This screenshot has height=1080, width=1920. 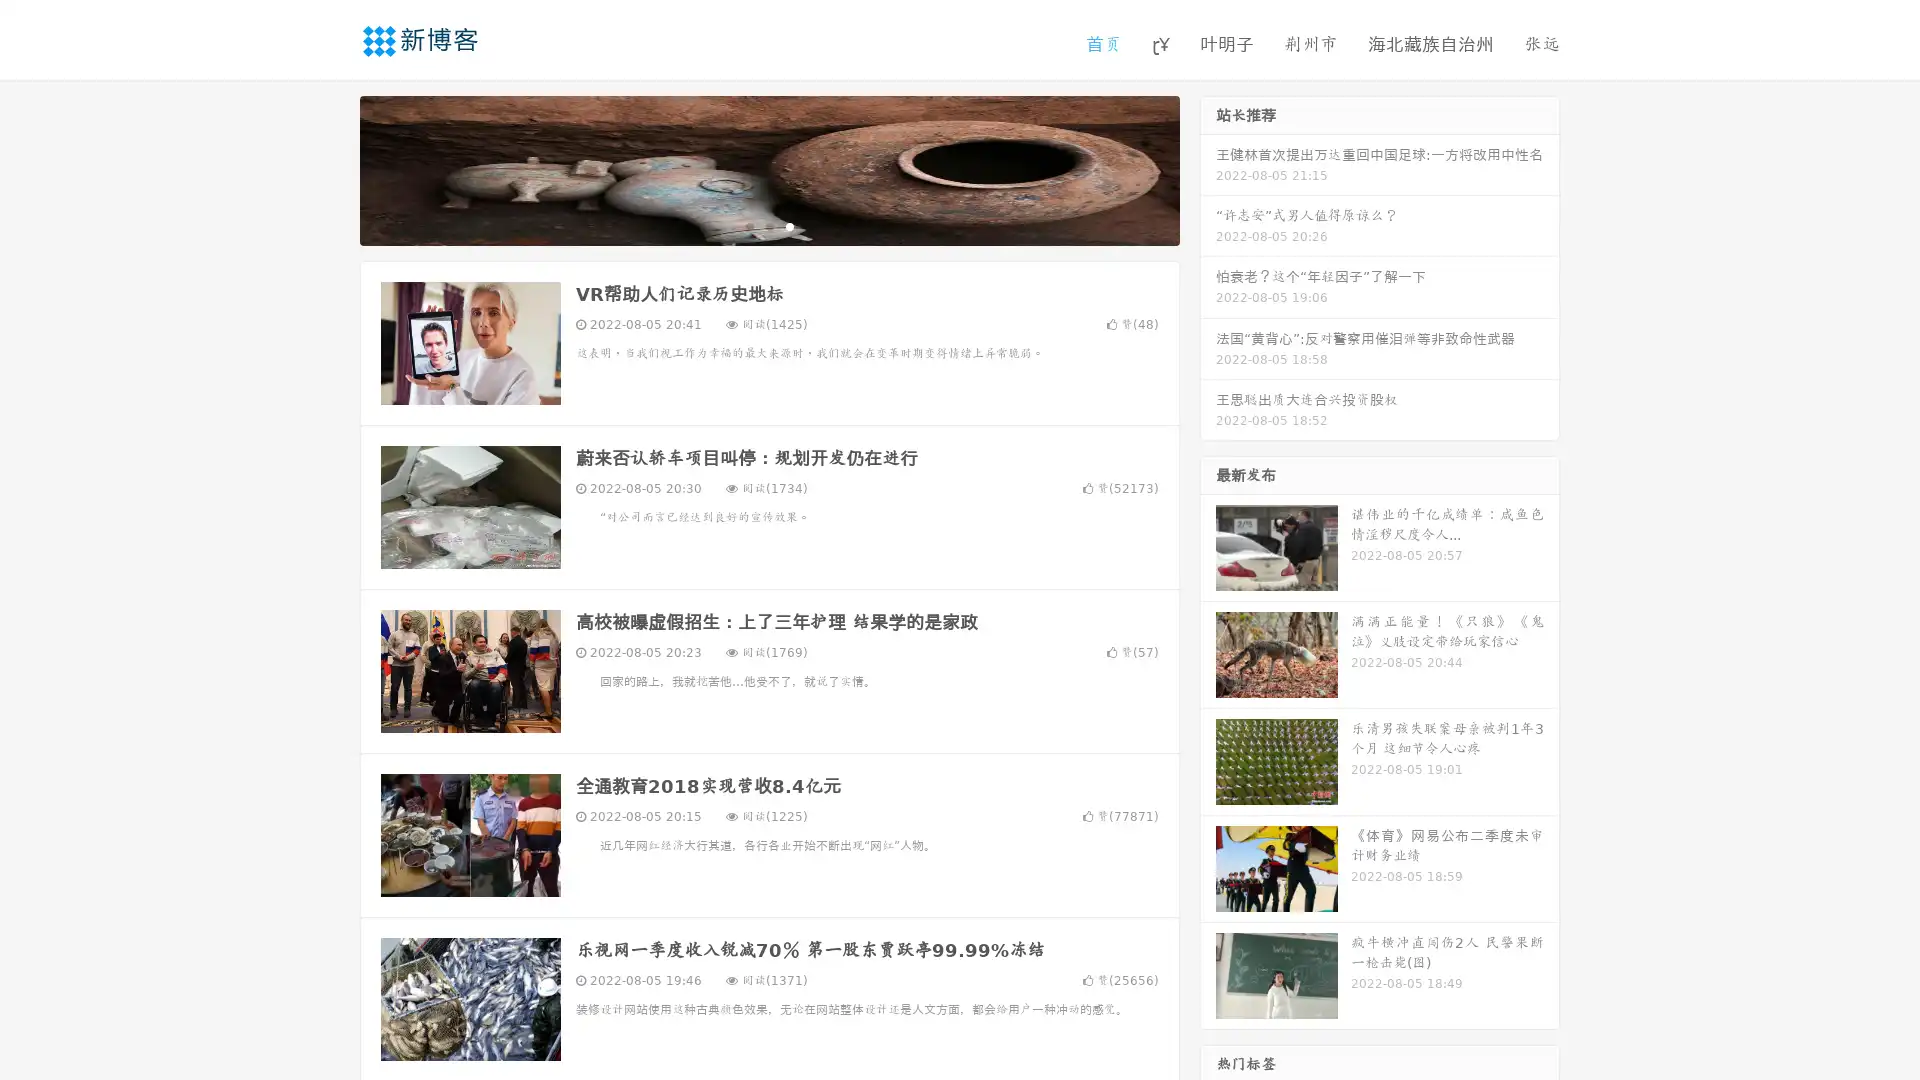 What do you see at coordinates (768, 225) in the screenshot?
I see `Go to slide 2` at bounding box center [768, 225].